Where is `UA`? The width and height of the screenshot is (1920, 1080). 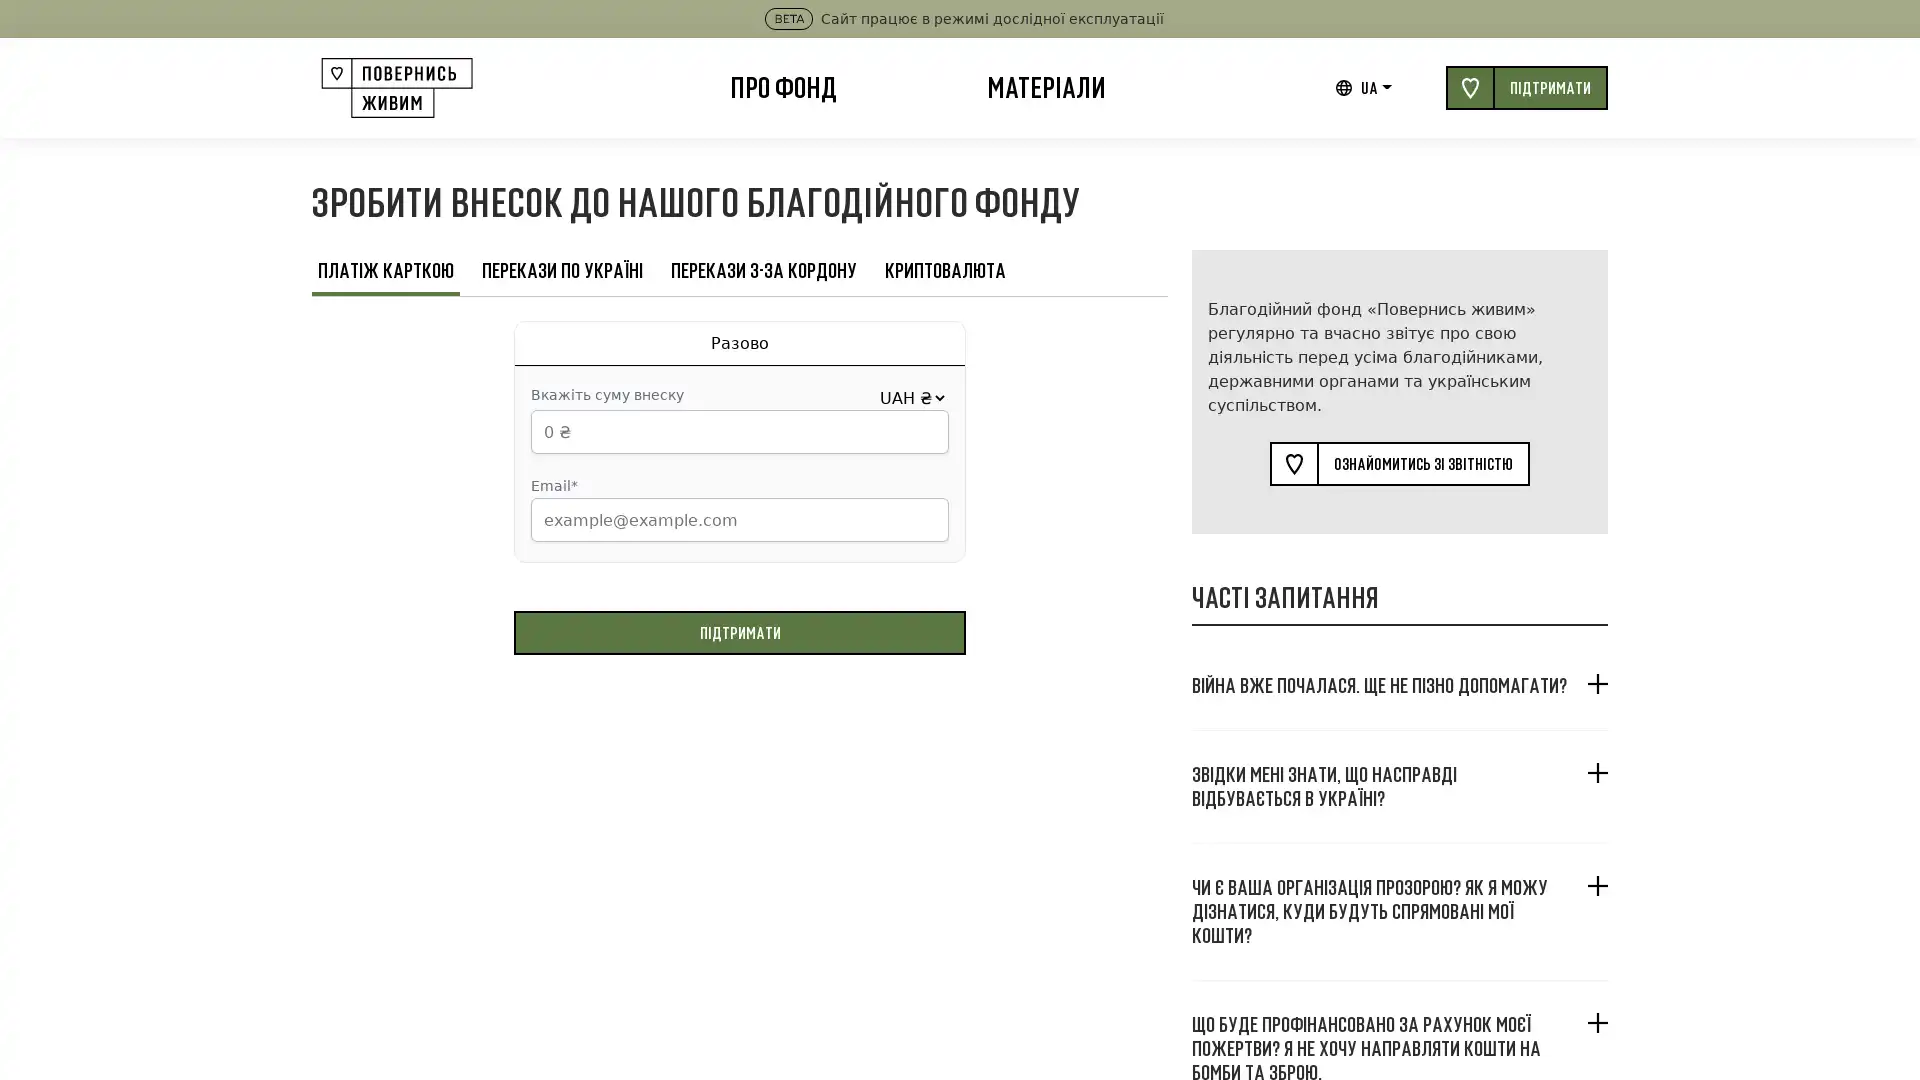
UA is located at coordinates (1375, 87).